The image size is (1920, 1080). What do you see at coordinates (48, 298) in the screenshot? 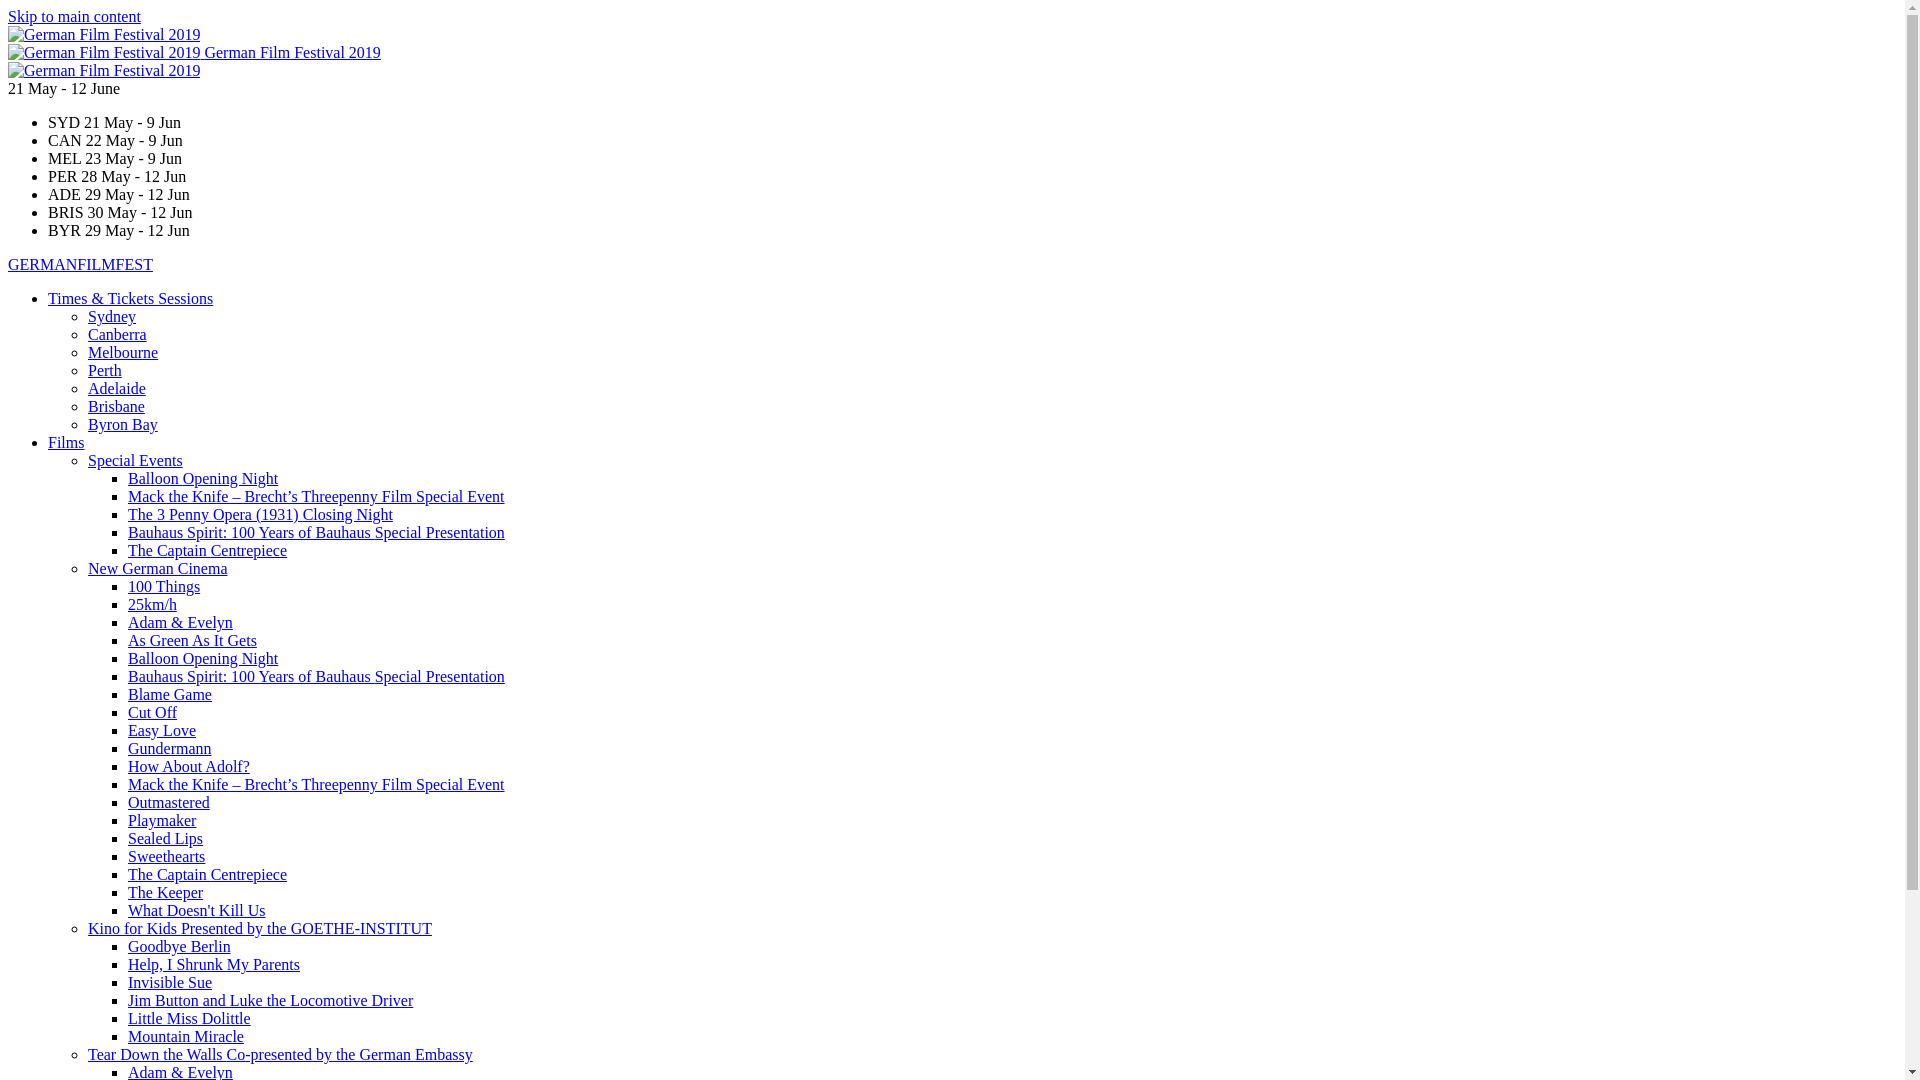
I see `'Times & Tickets Sessions'` at bounding box center [48, 298].